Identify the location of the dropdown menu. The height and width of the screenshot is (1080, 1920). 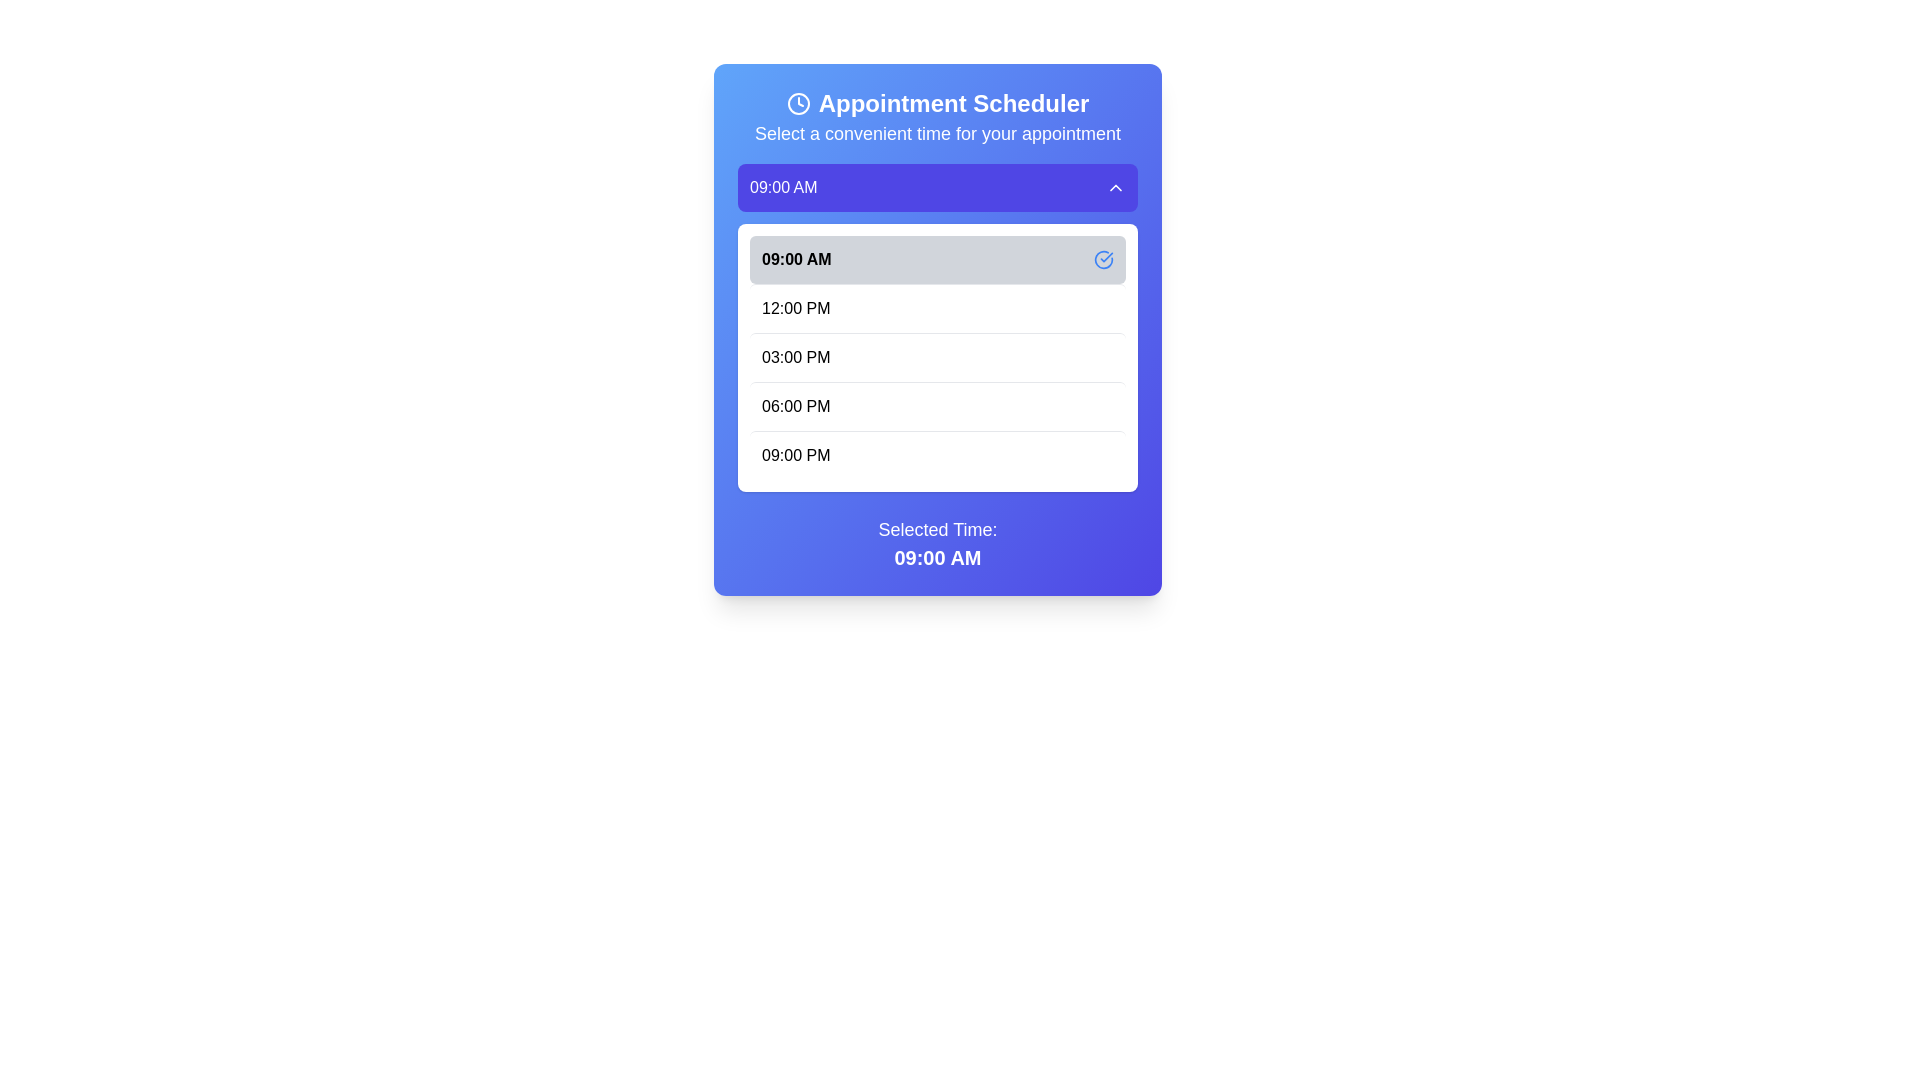
(936, 326).